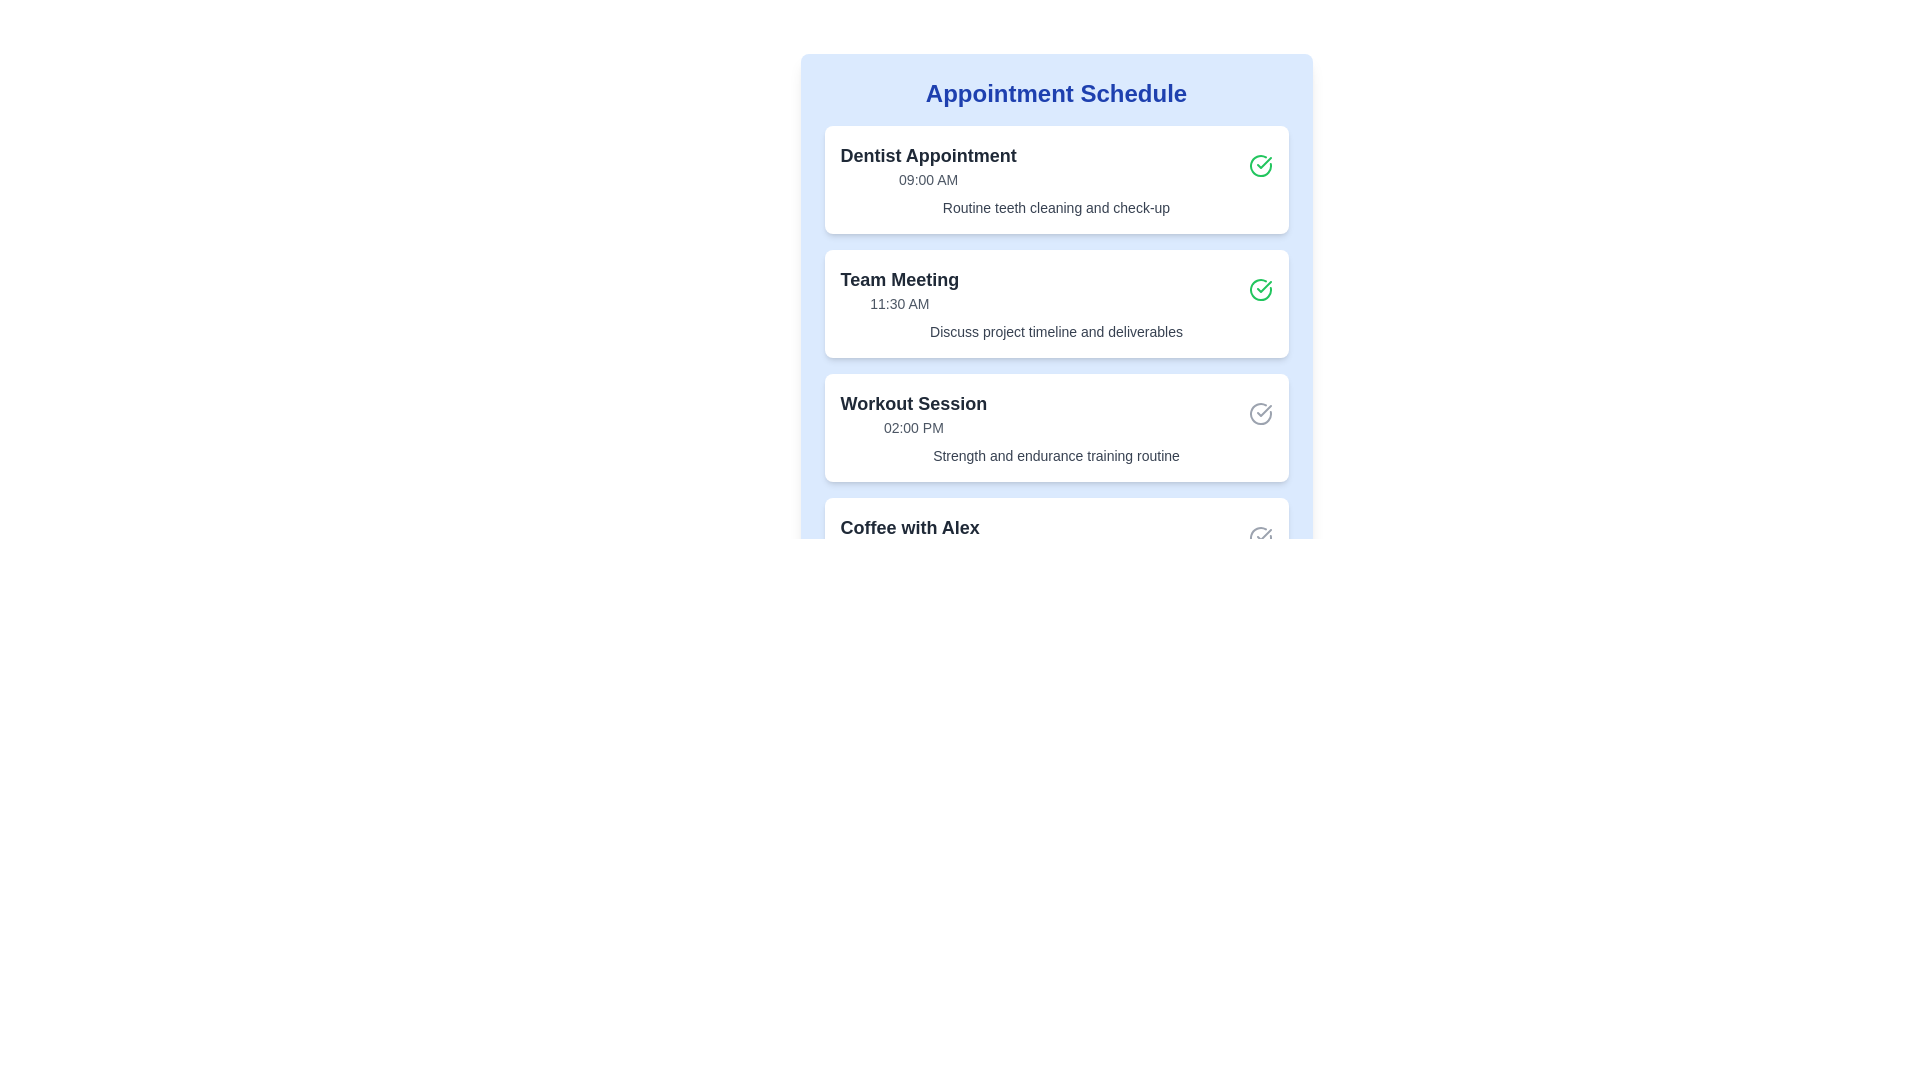  I want to click on the entries of the Appointment Schedule list, which is located beneath the header and displays scheduled appointments such as 'Dentist Appointment', 'Team Meeting', 'Workout Session', and 'Coffee with Alex', so click(1055, 366).